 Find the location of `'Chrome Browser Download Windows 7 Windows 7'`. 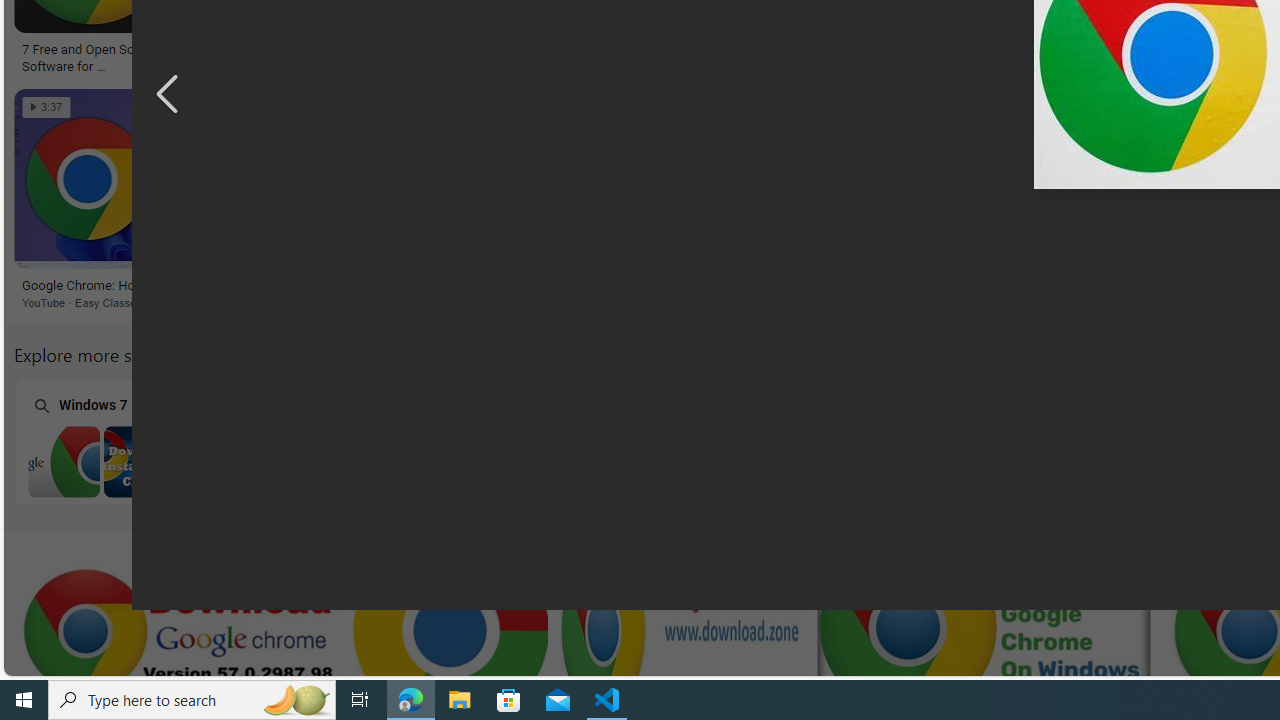

'Chrome Browser Download Windows 7 Windows 7' is located at coordinates (138, 440).